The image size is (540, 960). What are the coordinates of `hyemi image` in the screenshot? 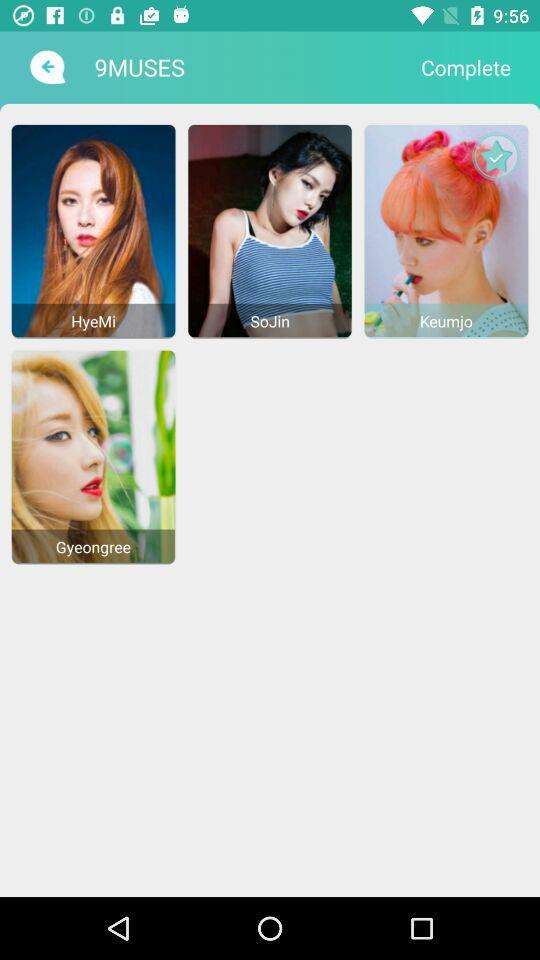 It's located at (93, 230).